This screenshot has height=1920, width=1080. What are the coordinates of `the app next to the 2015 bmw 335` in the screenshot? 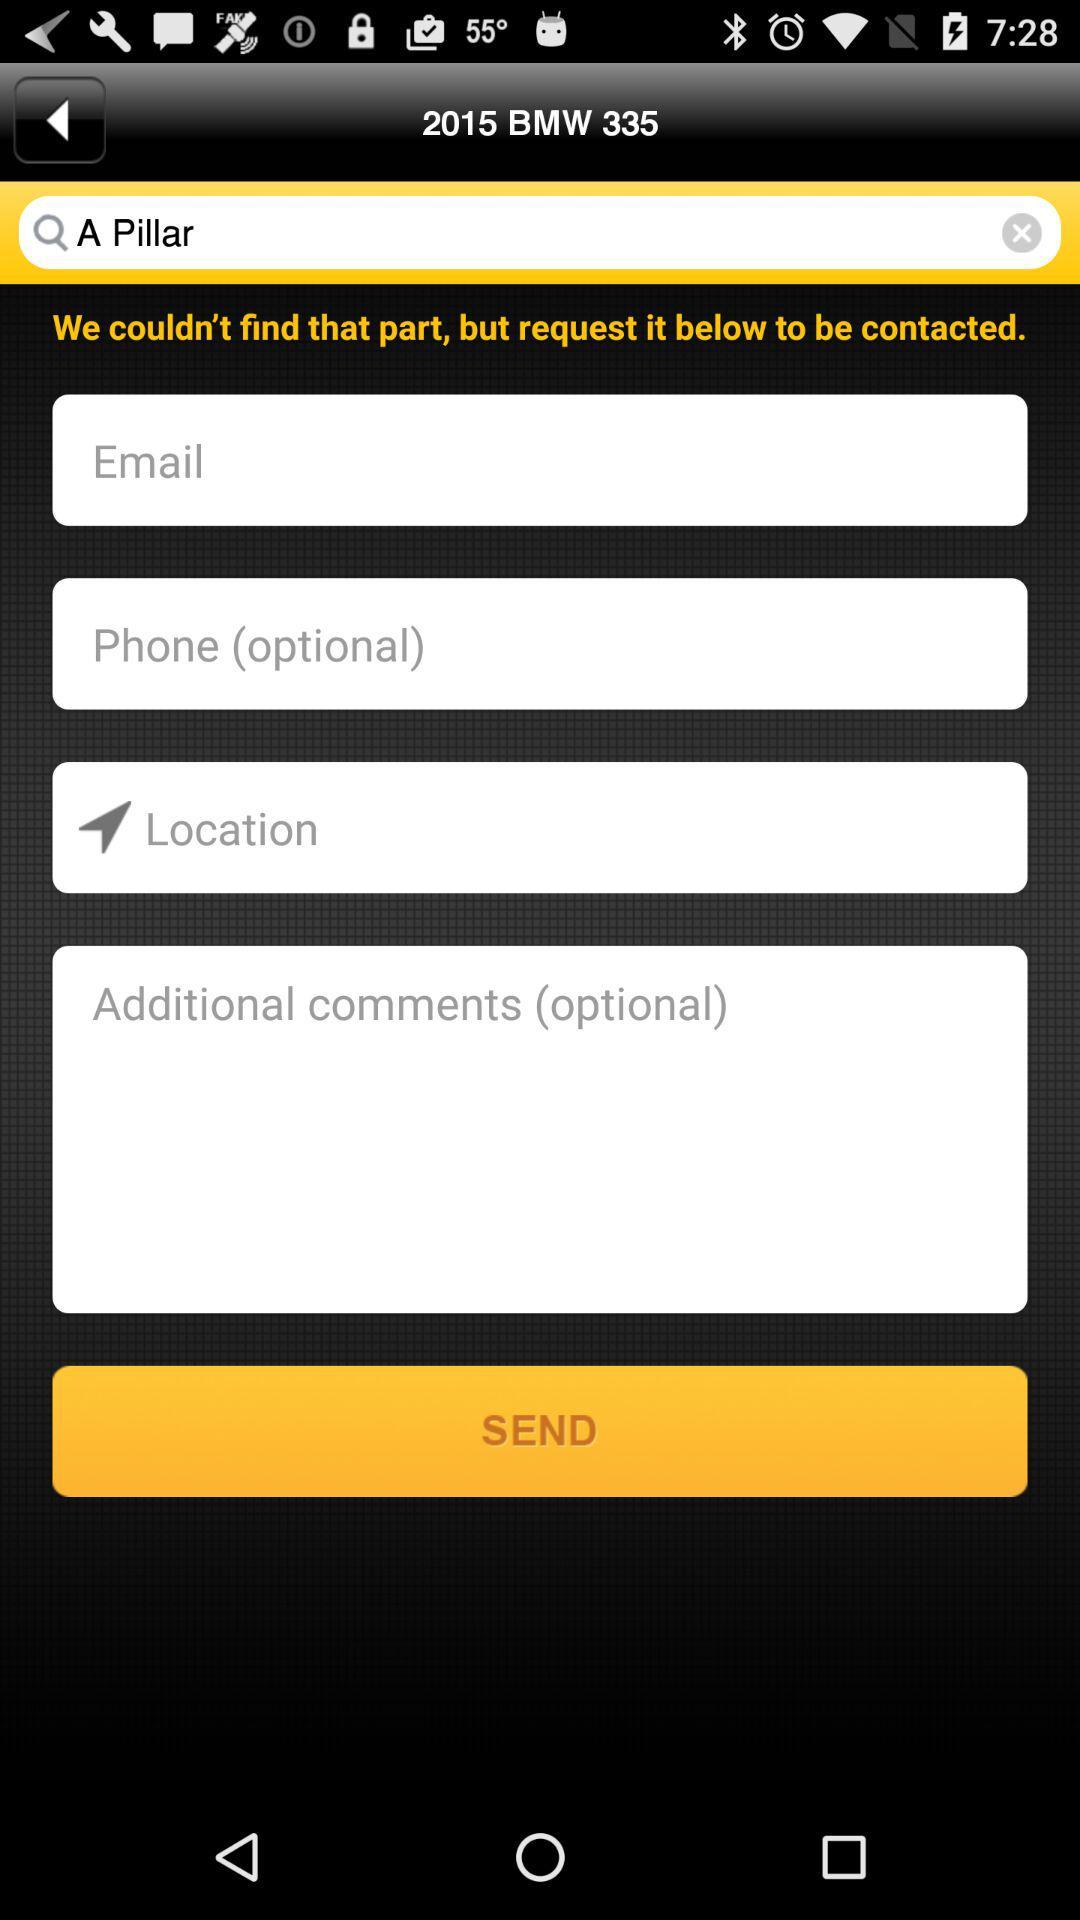 It's located at (58, 119).